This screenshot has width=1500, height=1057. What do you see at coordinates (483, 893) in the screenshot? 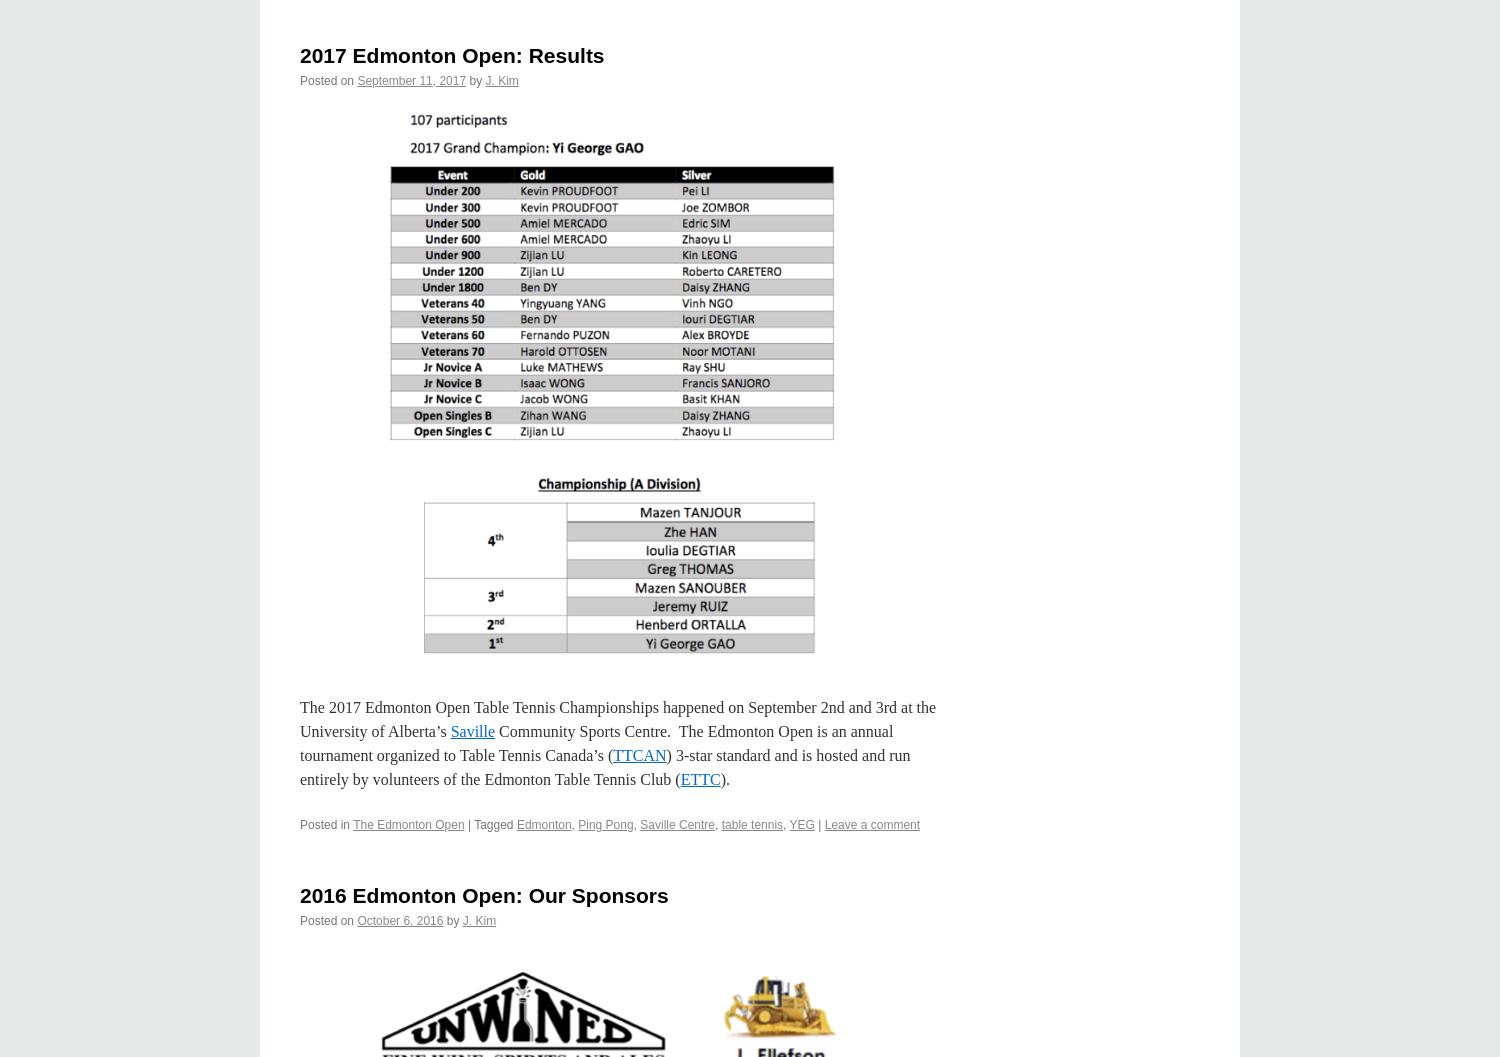
I see `'2016 Edmonton Open: Our Sponsors'` at bounding box center [483, 893].